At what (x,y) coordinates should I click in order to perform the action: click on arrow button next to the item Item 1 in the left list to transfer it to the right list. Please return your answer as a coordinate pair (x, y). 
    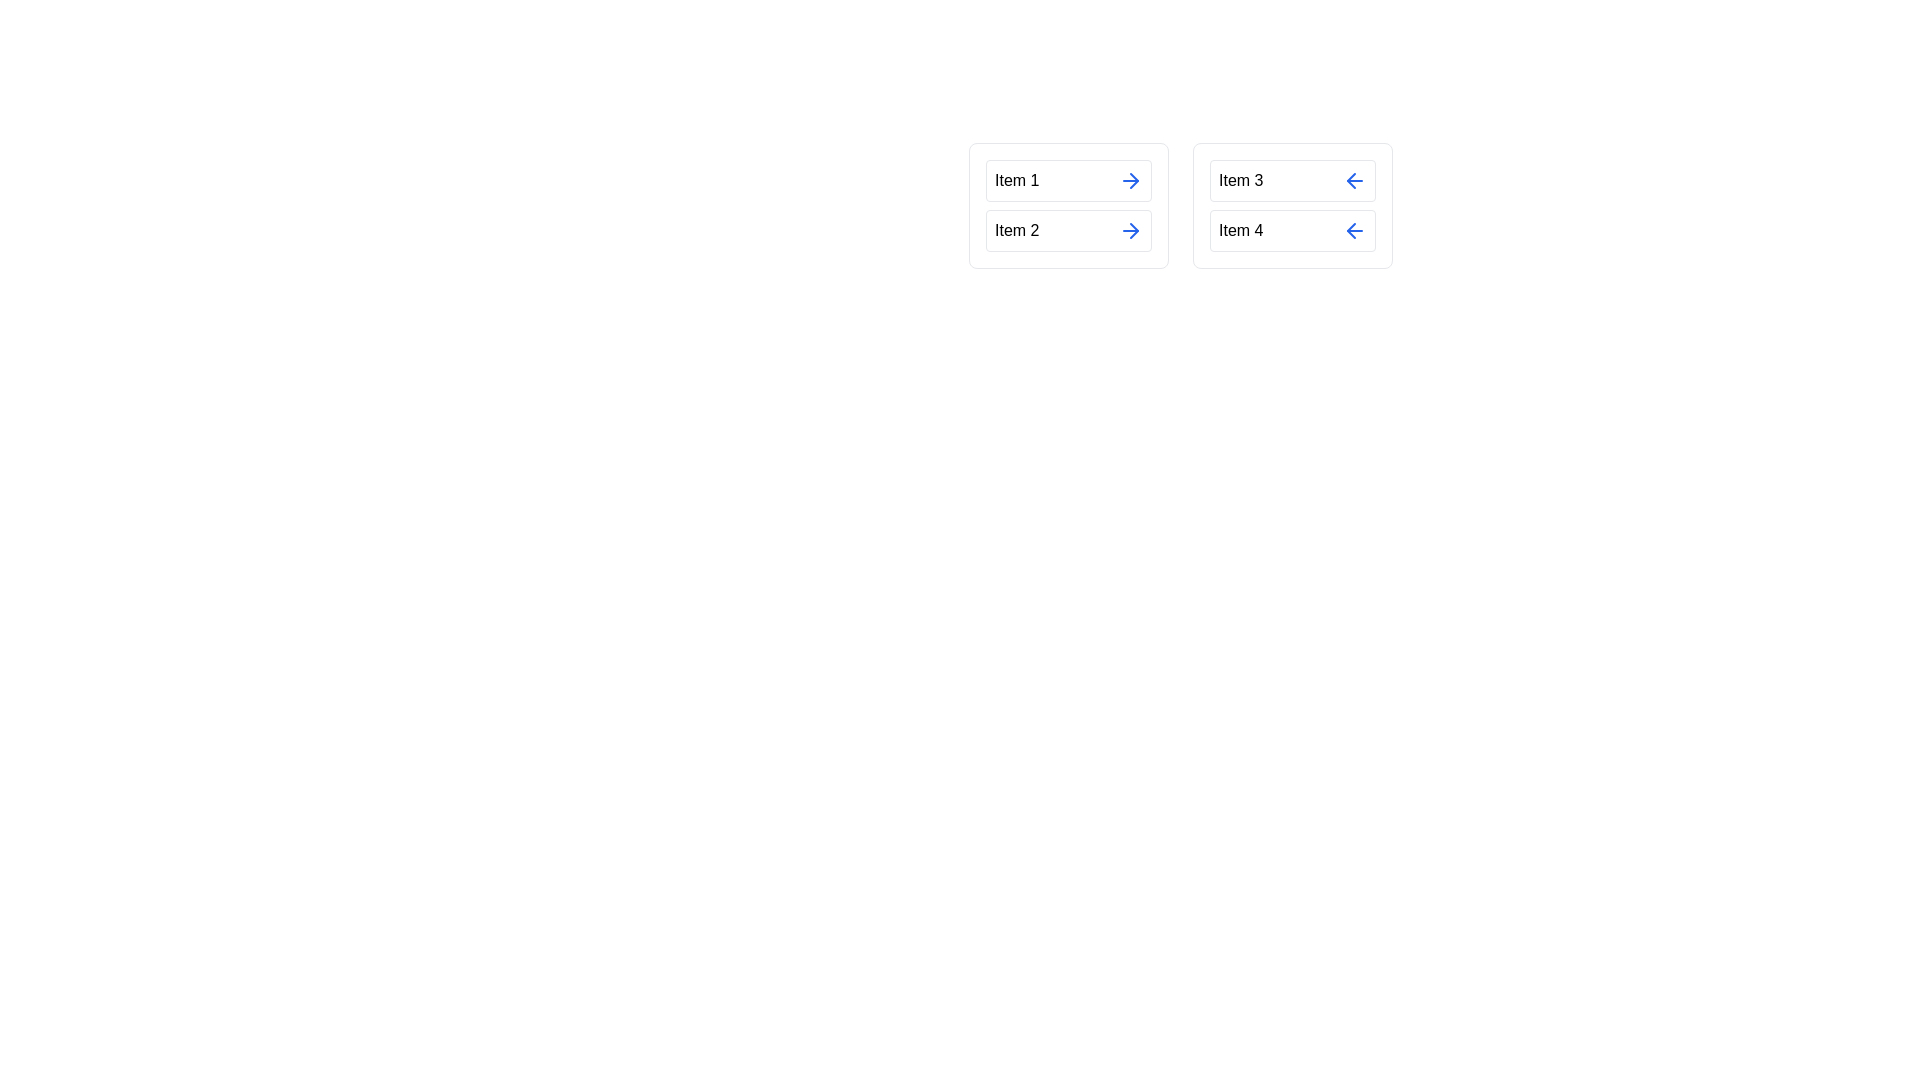
    Looking at the image, I should click on (1131, 181).